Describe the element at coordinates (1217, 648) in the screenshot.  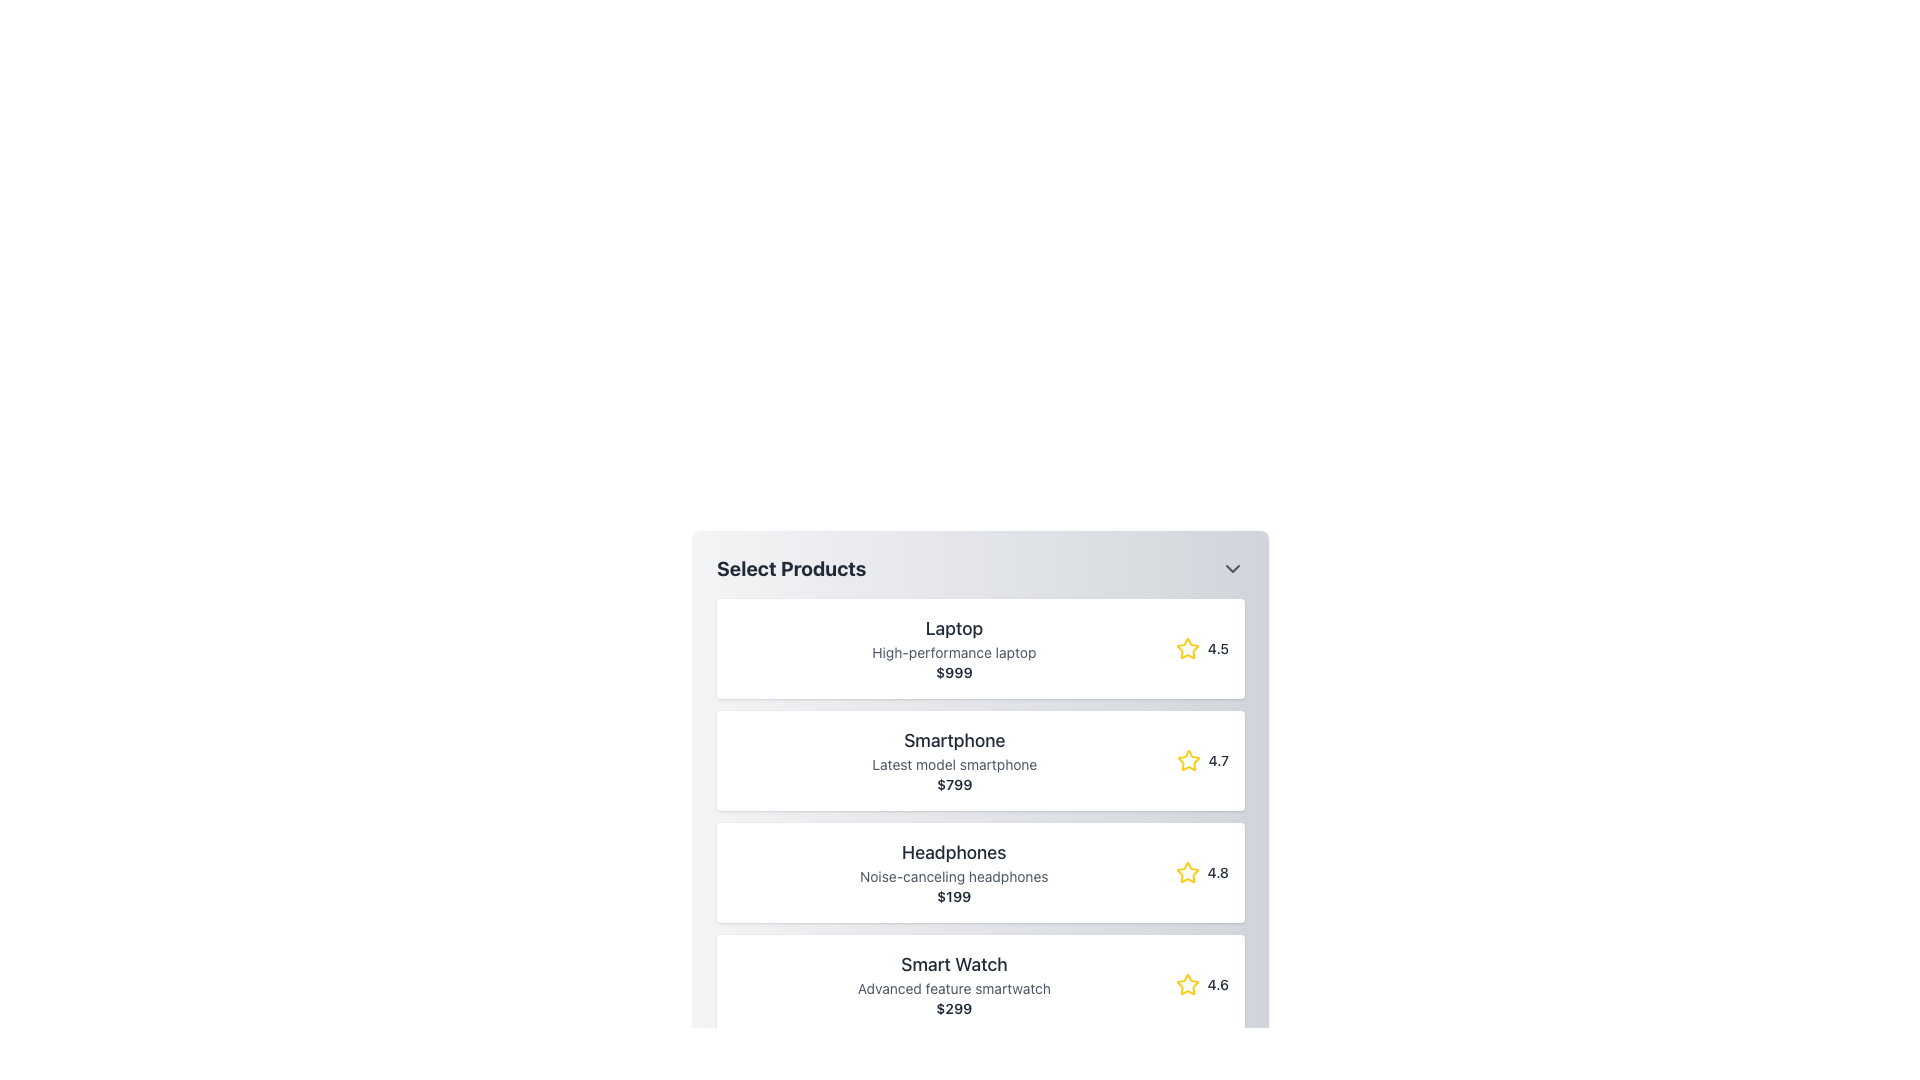
I see `the numerical rating text label located to the right of the yellow star icon in the topmost product entry of the list` at that location.